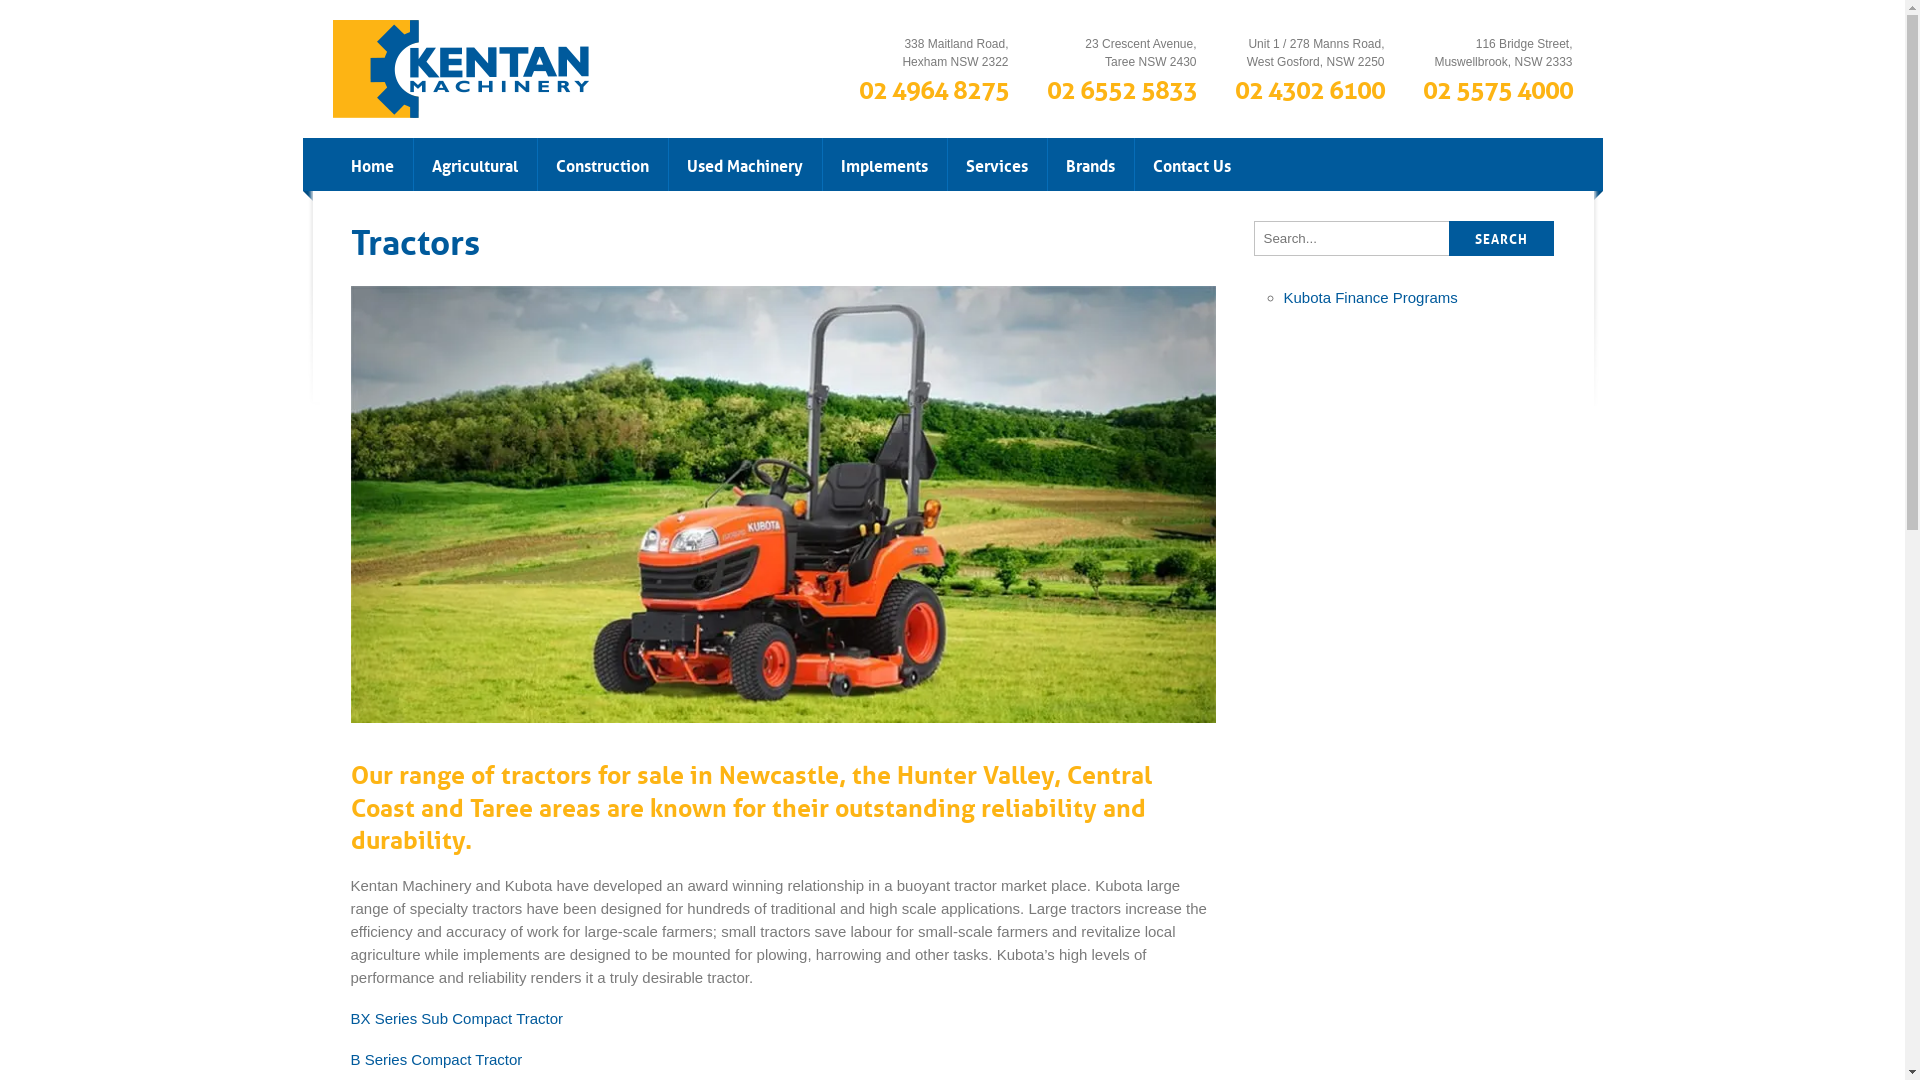 The width and height of the screenshot is (1920, 1080). Describe the element at coordinates (1309, 86) in the screenshot. I see `'02 4302 6100'` at that location.